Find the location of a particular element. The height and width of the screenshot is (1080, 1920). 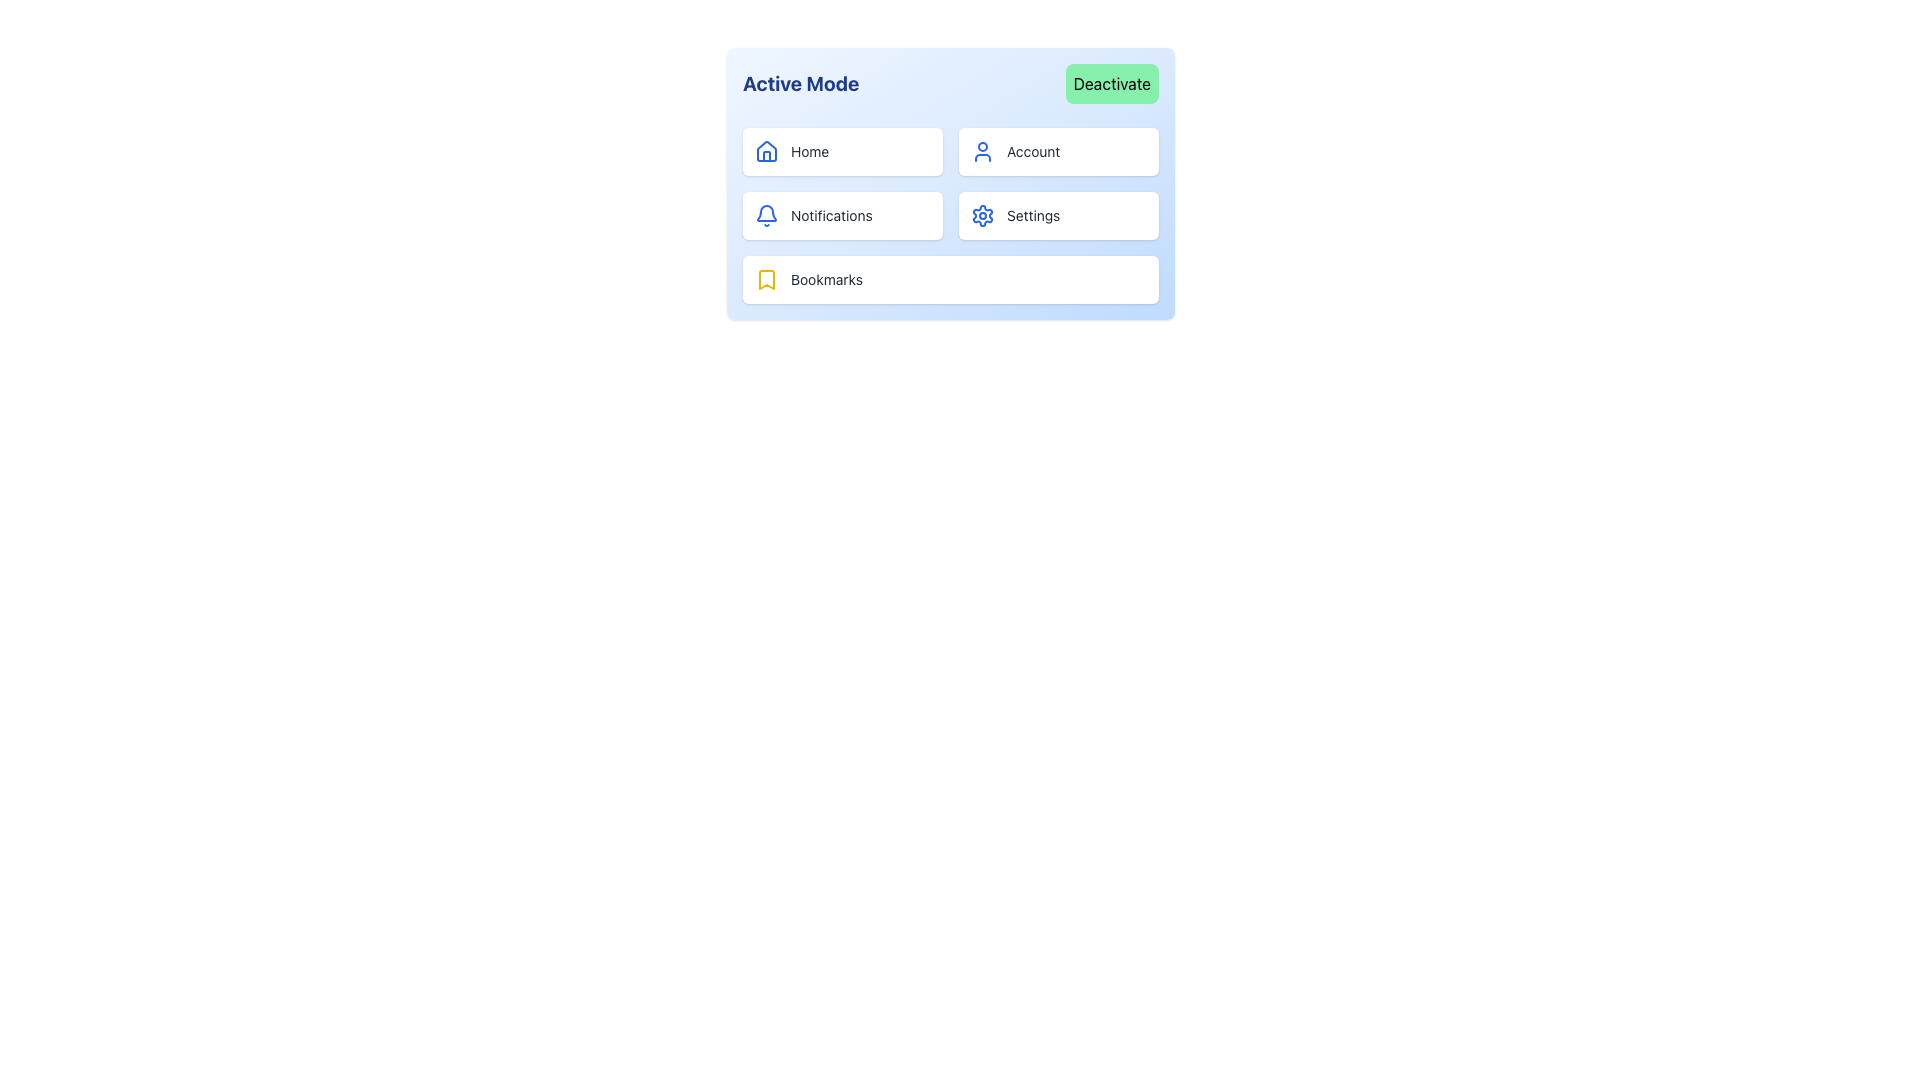

the bell-shaped notification icon with a blue outline located at the upper left corner of the 'Notifications' panel is located at coordinates (766, 216).